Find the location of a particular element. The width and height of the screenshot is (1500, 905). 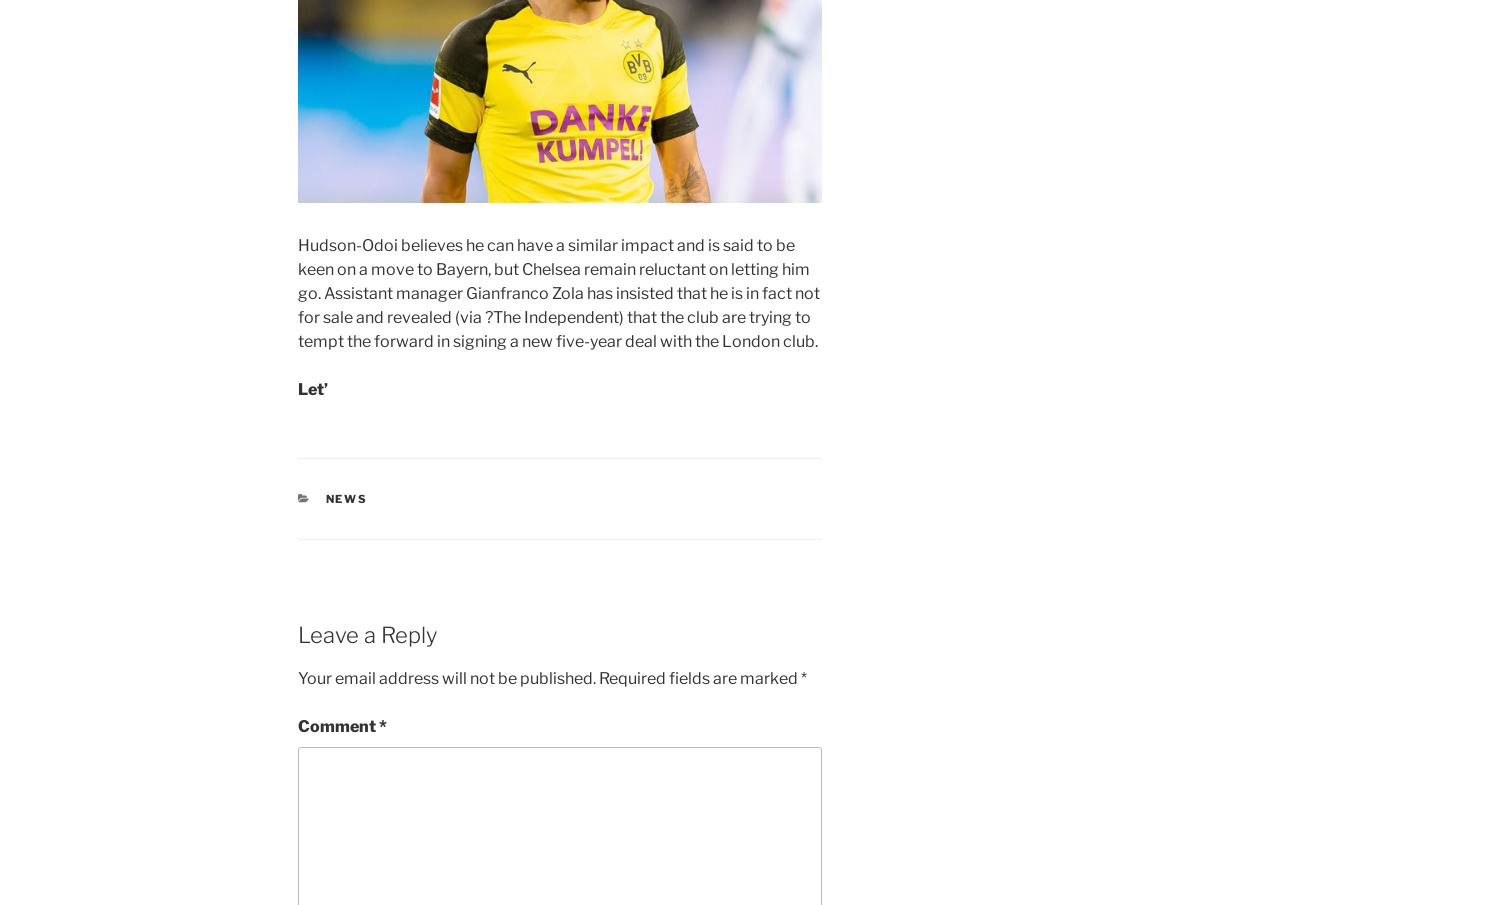

'Comment' is located at coordinates (298, 725).